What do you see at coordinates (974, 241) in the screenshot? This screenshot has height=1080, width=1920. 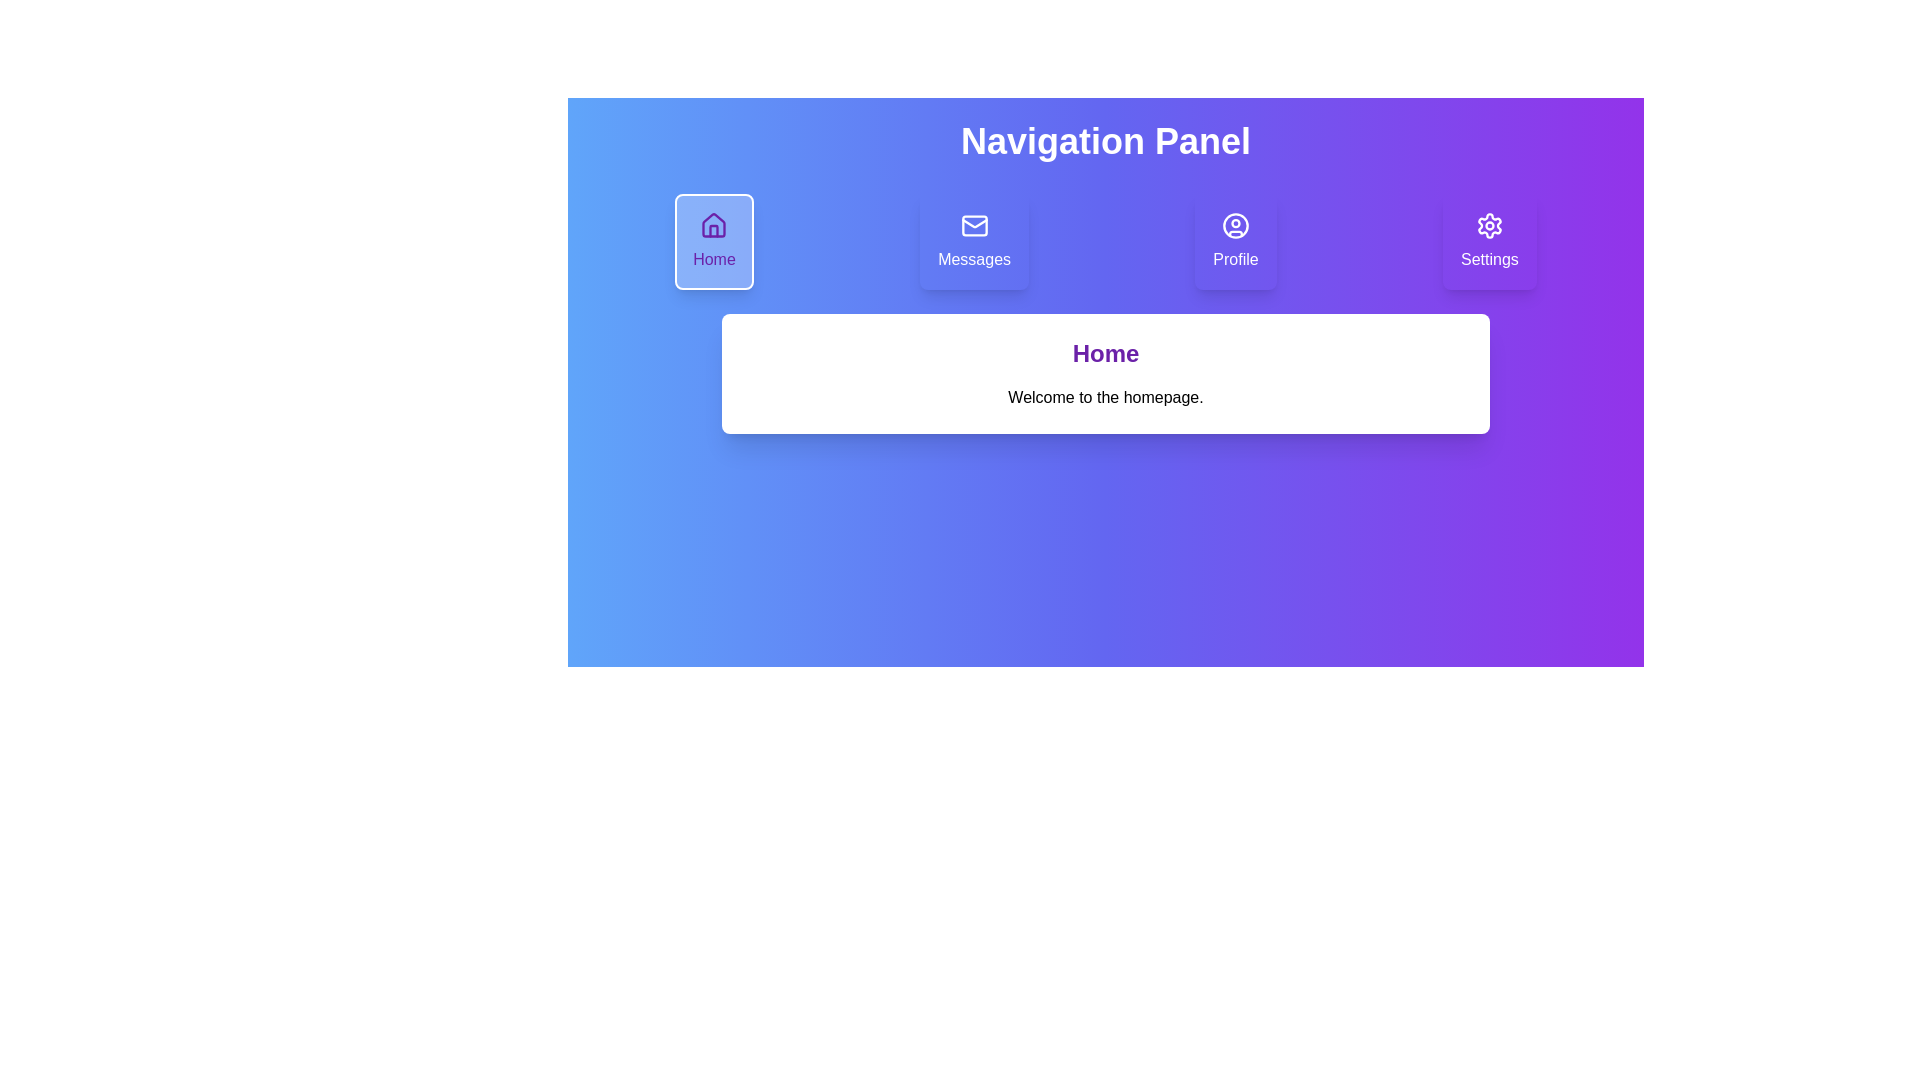 I see `the Messages tab` at bounding box center [974, 241].